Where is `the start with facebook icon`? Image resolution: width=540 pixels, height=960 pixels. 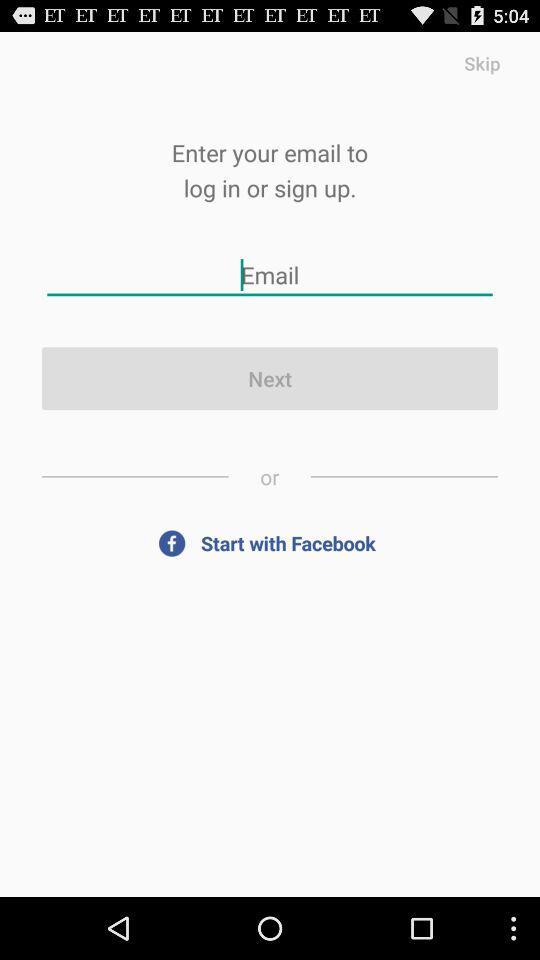
the start with facebook icon is located at coordinates (270, 543).